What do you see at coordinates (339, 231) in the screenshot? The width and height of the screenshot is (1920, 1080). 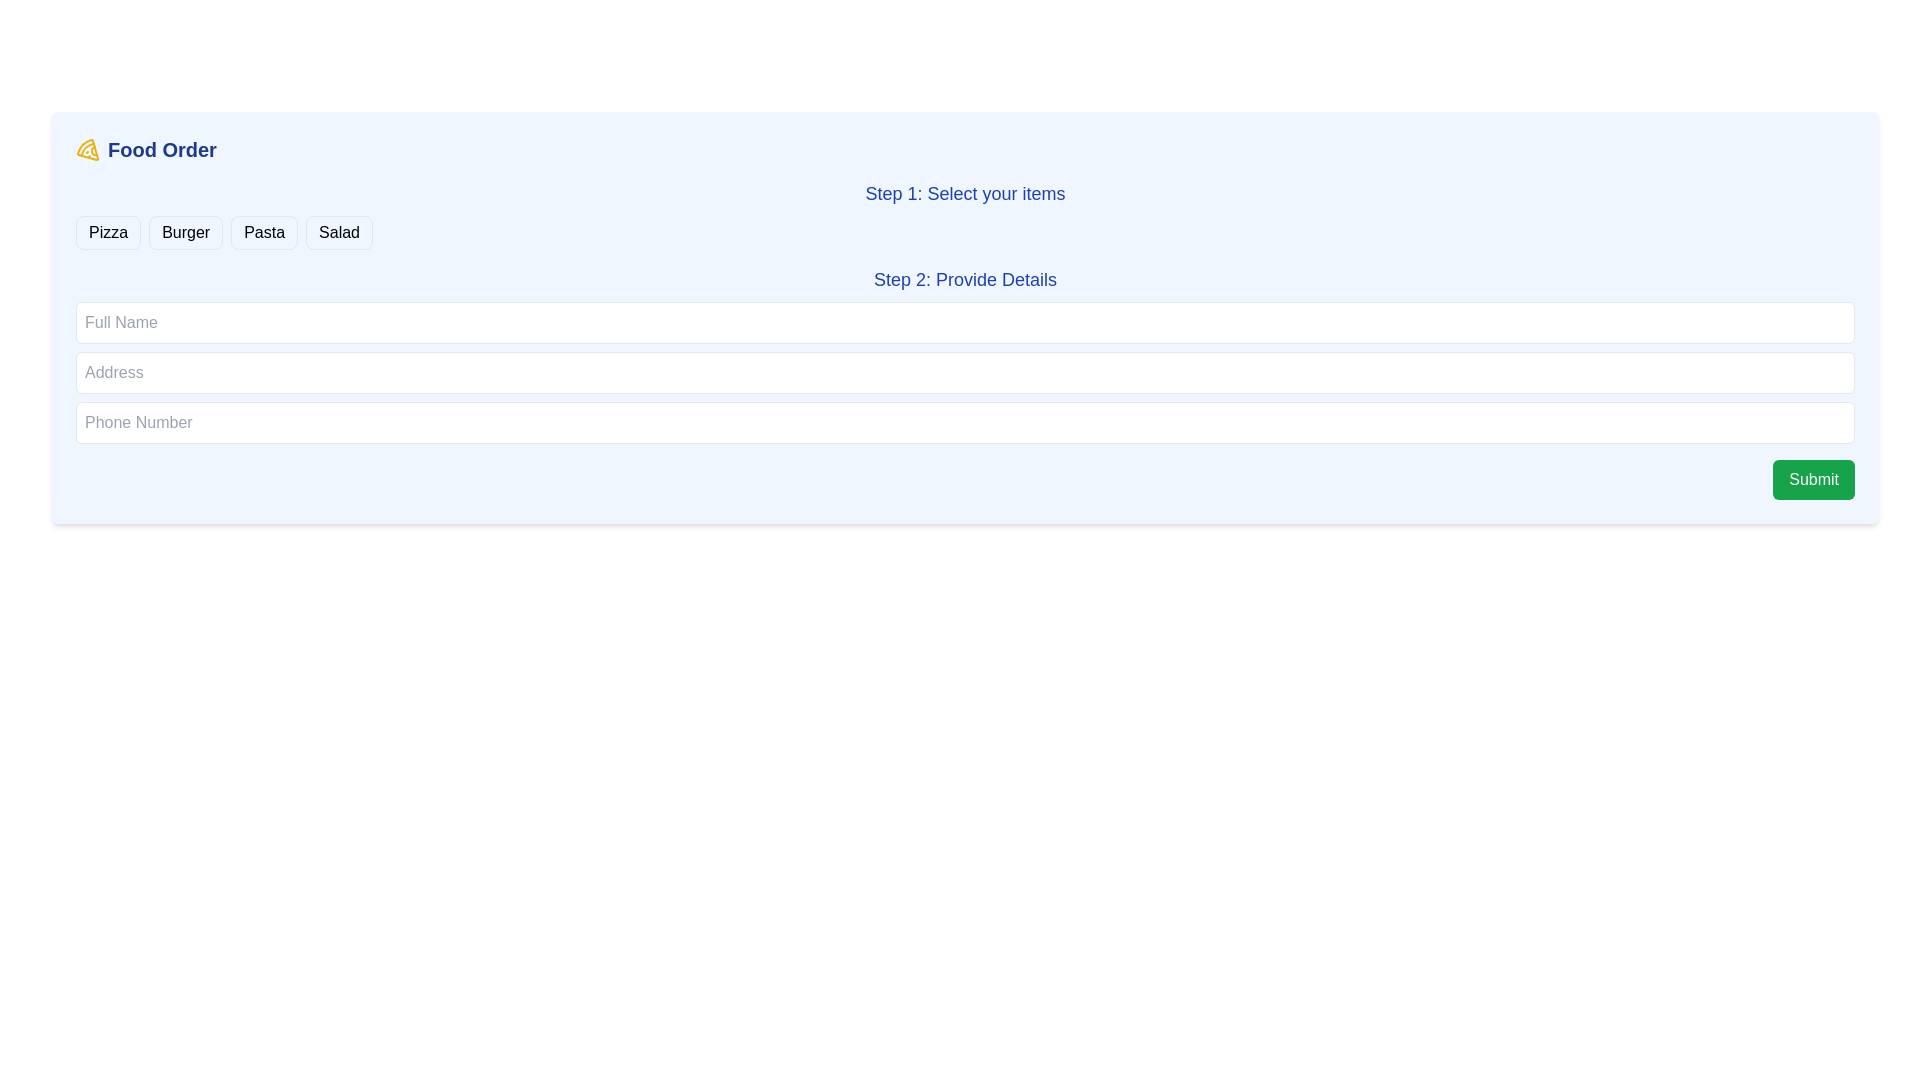 I see `the fourth button in the horizontal row that selects the 'Salad' category, located below the 'Food Order' title` at bounding box center [339, 231].